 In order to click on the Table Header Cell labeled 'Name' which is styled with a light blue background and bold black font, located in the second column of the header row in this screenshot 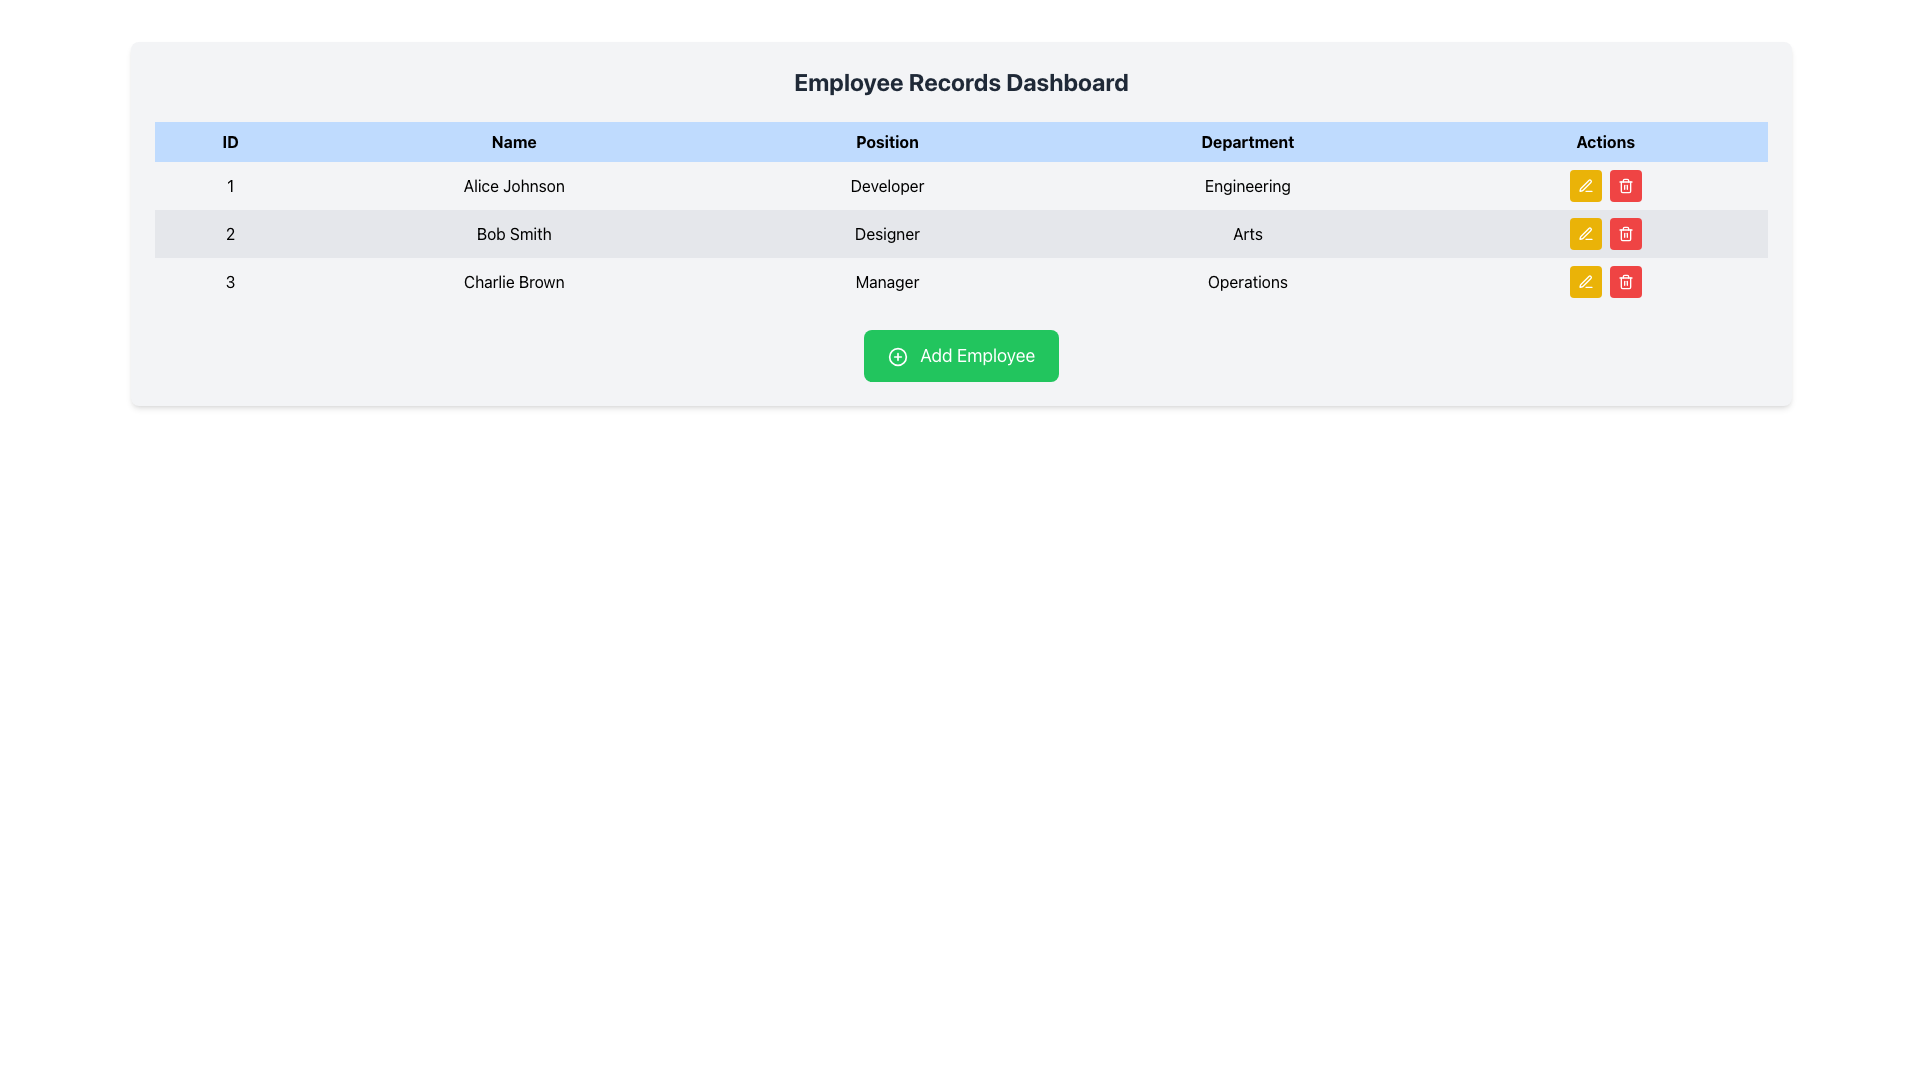, I will do `click(514, 141)`.